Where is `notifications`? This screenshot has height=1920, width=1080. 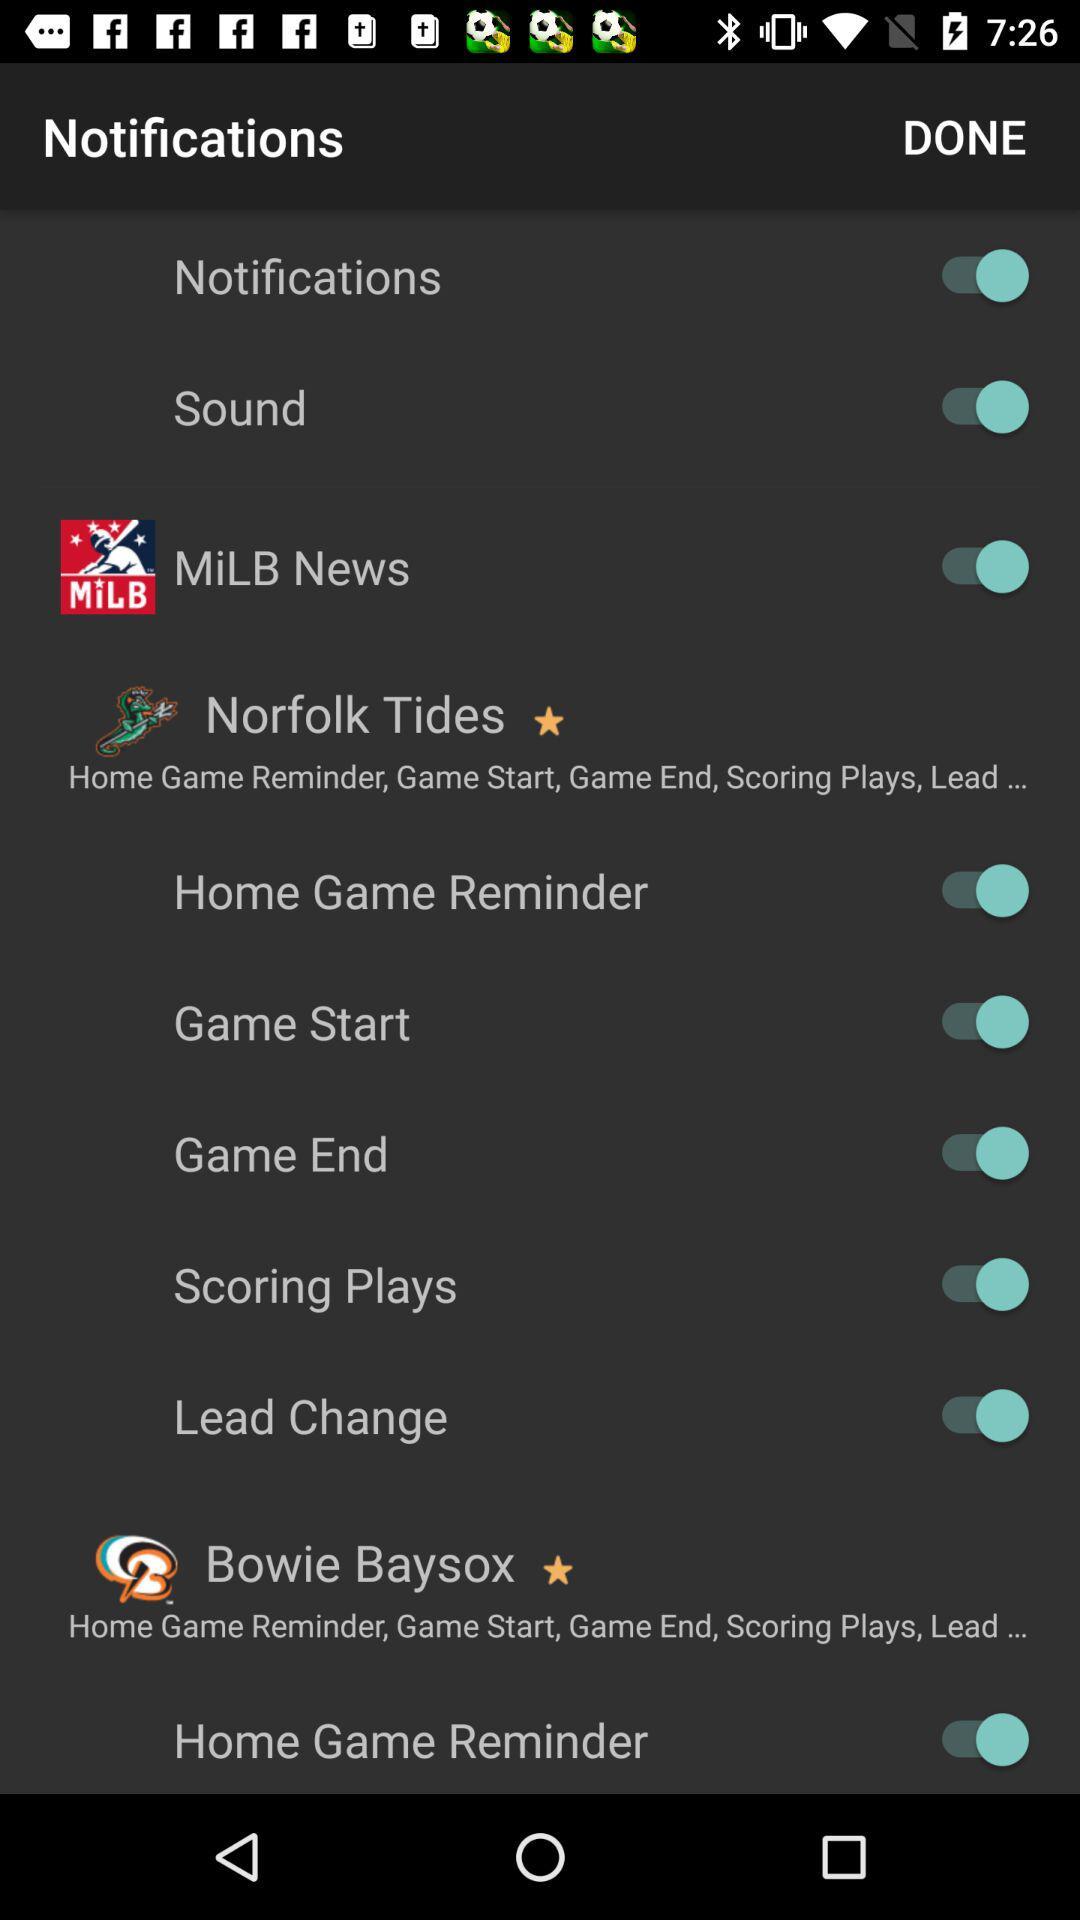
notifications is located at coordinates (974, 274).